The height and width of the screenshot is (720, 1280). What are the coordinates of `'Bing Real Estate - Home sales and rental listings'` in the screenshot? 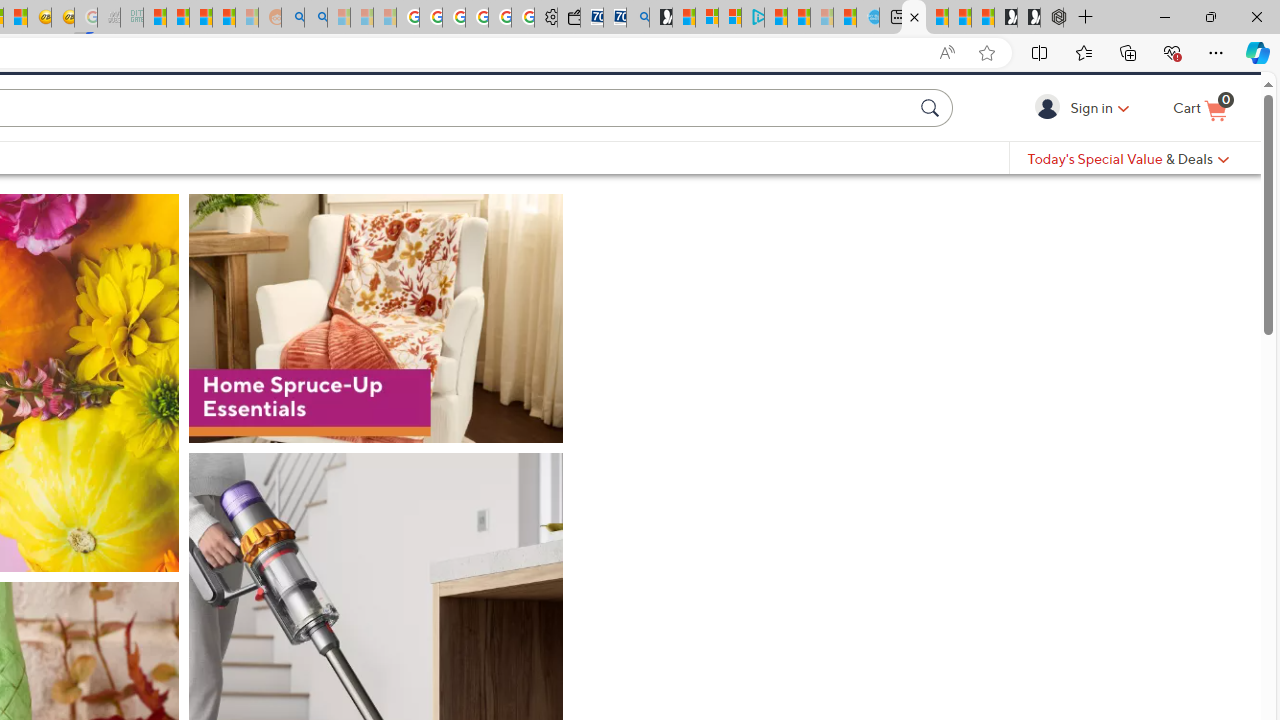 It's located at (637, 17).